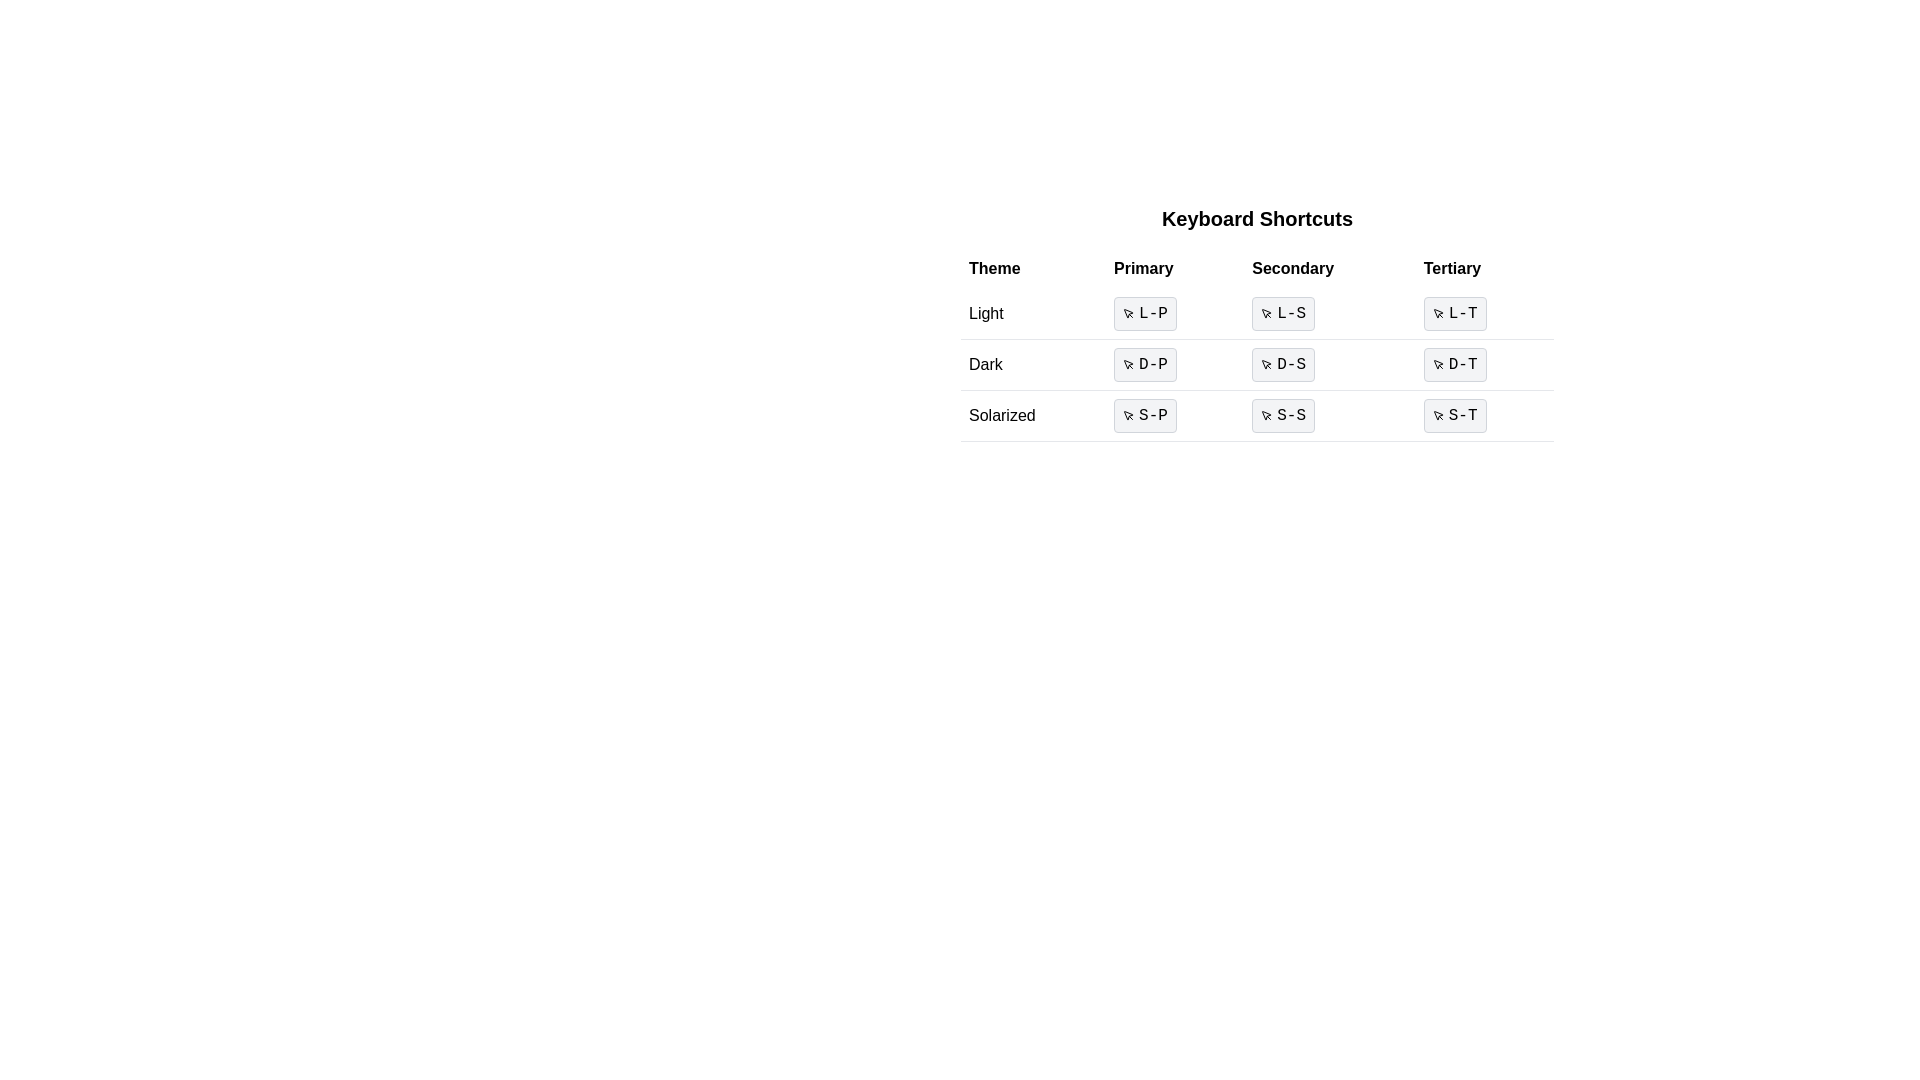 The image size is (1920, 1080). I want to click on the 'Secondary' action button in the 'Light' theme row, which contains the shortcut label text, so click(1291, 313).